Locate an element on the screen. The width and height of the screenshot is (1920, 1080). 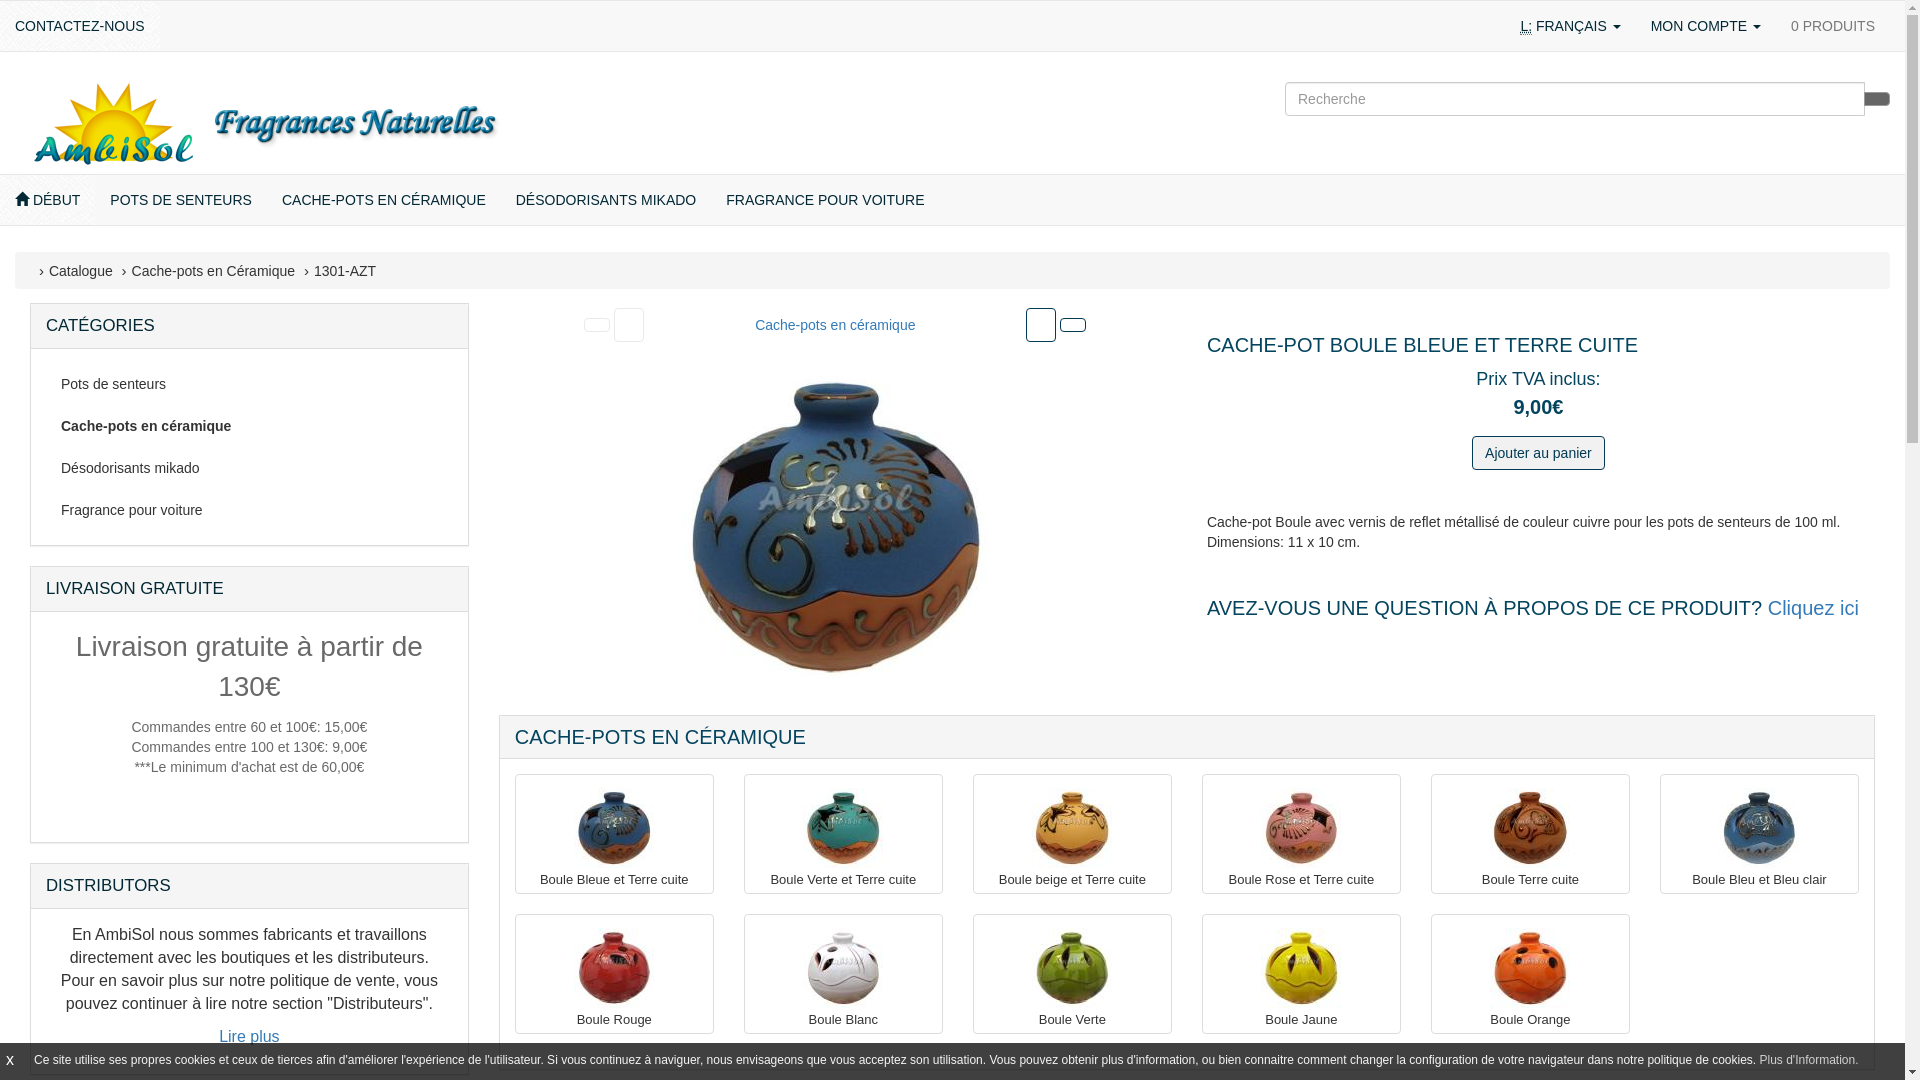
'1301-AZT' is located at coordinates (345, 270).